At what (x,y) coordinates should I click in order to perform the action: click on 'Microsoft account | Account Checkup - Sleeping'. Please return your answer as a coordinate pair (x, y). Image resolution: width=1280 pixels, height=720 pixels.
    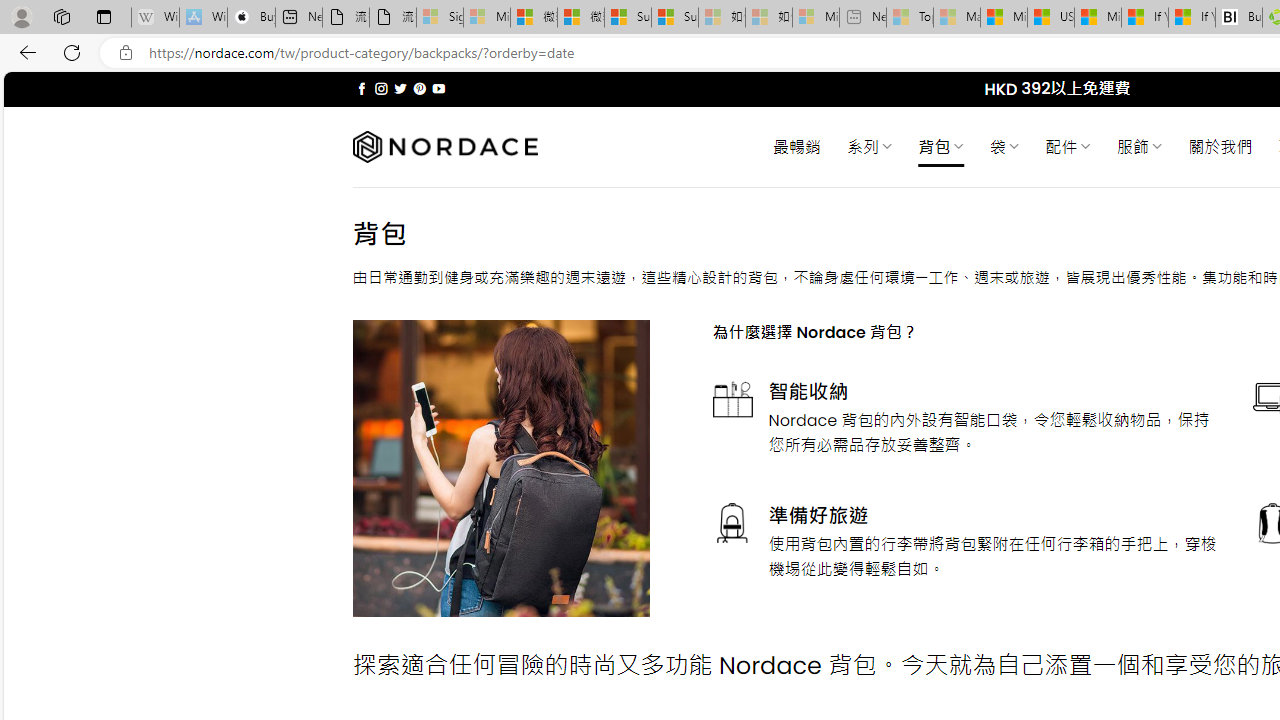
    Looking at the image, I should click on (815, 17).